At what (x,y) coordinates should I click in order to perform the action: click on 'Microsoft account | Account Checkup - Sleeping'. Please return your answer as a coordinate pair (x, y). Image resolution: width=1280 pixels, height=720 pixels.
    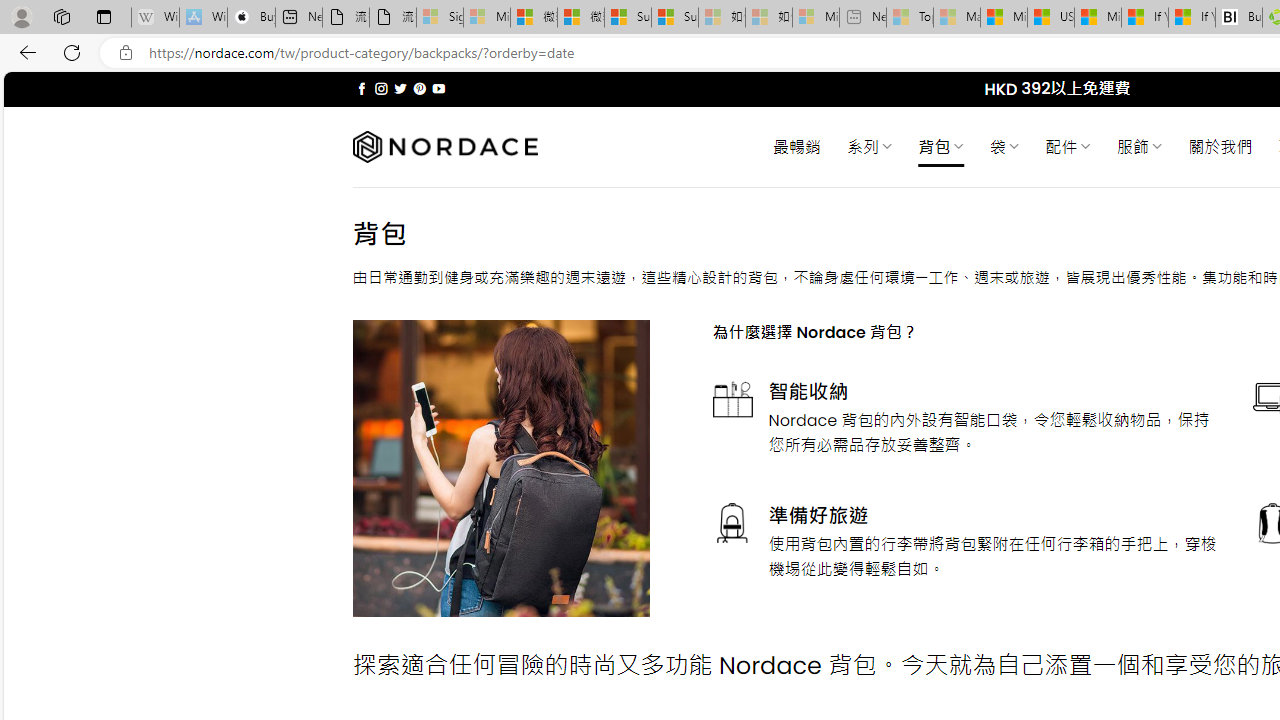
    Looking at the image, I should click on (815, 17).